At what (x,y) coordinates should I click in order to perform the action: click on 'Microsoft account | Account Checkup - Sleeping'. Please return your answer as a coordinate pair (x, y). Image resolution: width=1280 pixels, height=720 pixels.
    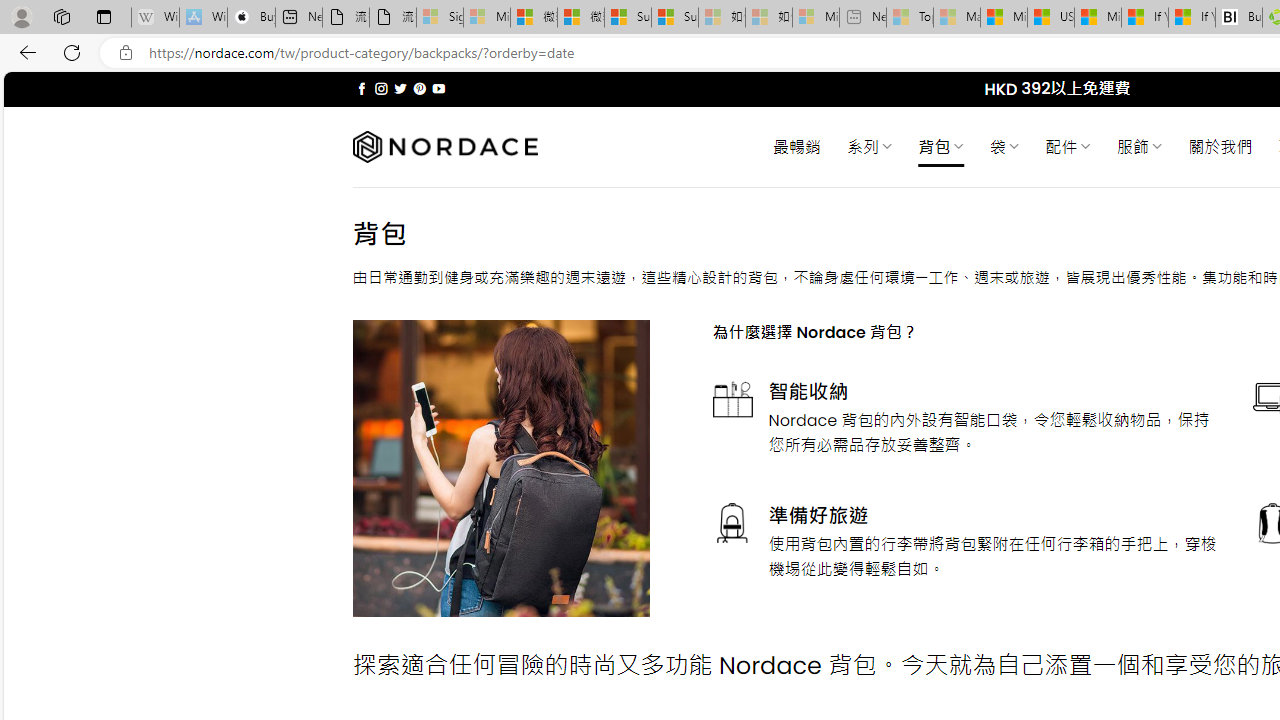
    Looking at the image, I should click on (815, 17).